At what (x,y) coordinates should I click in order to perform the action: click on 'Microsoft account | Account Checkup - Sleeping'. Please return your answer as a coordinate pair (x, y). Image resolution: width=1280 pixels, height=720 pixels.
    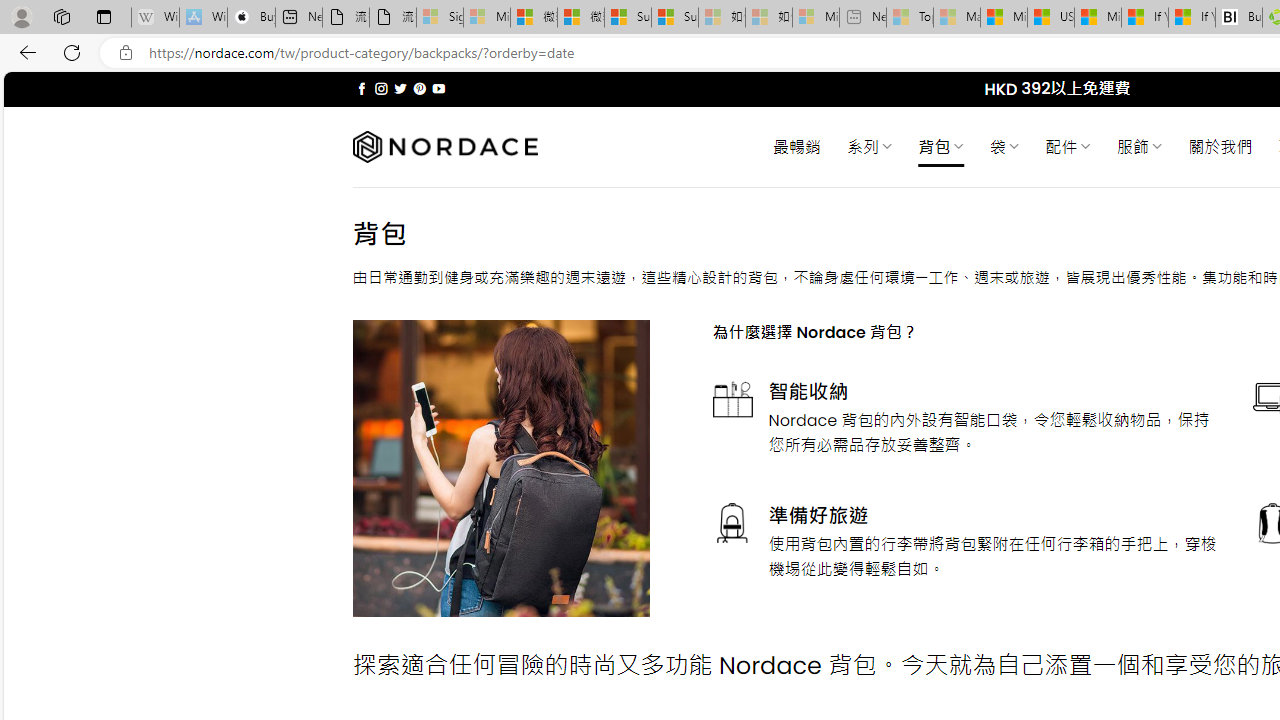
    Looking at the image, I should click on (815, 17).